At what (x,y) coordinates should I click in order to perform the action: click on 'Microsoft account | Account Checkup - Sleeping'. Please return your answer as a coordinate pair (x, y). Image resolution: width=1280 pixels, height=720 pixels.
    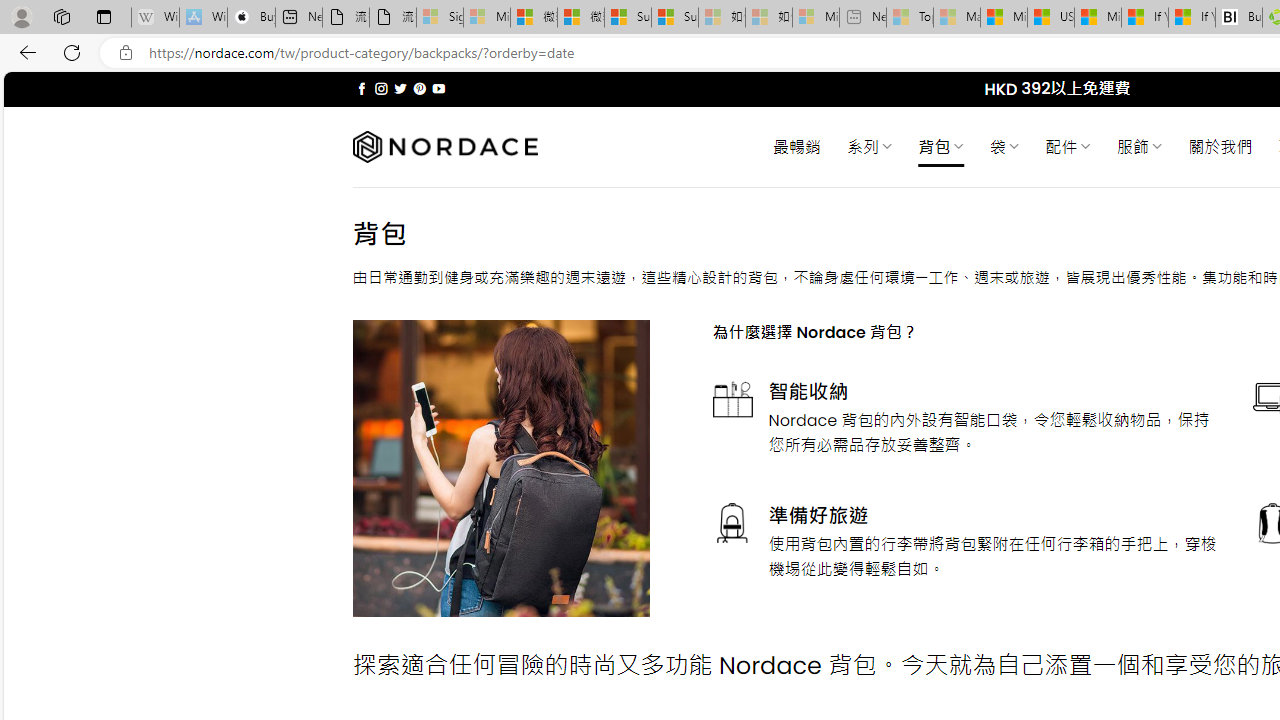
    Looking at the image, I should click on (815, 17).